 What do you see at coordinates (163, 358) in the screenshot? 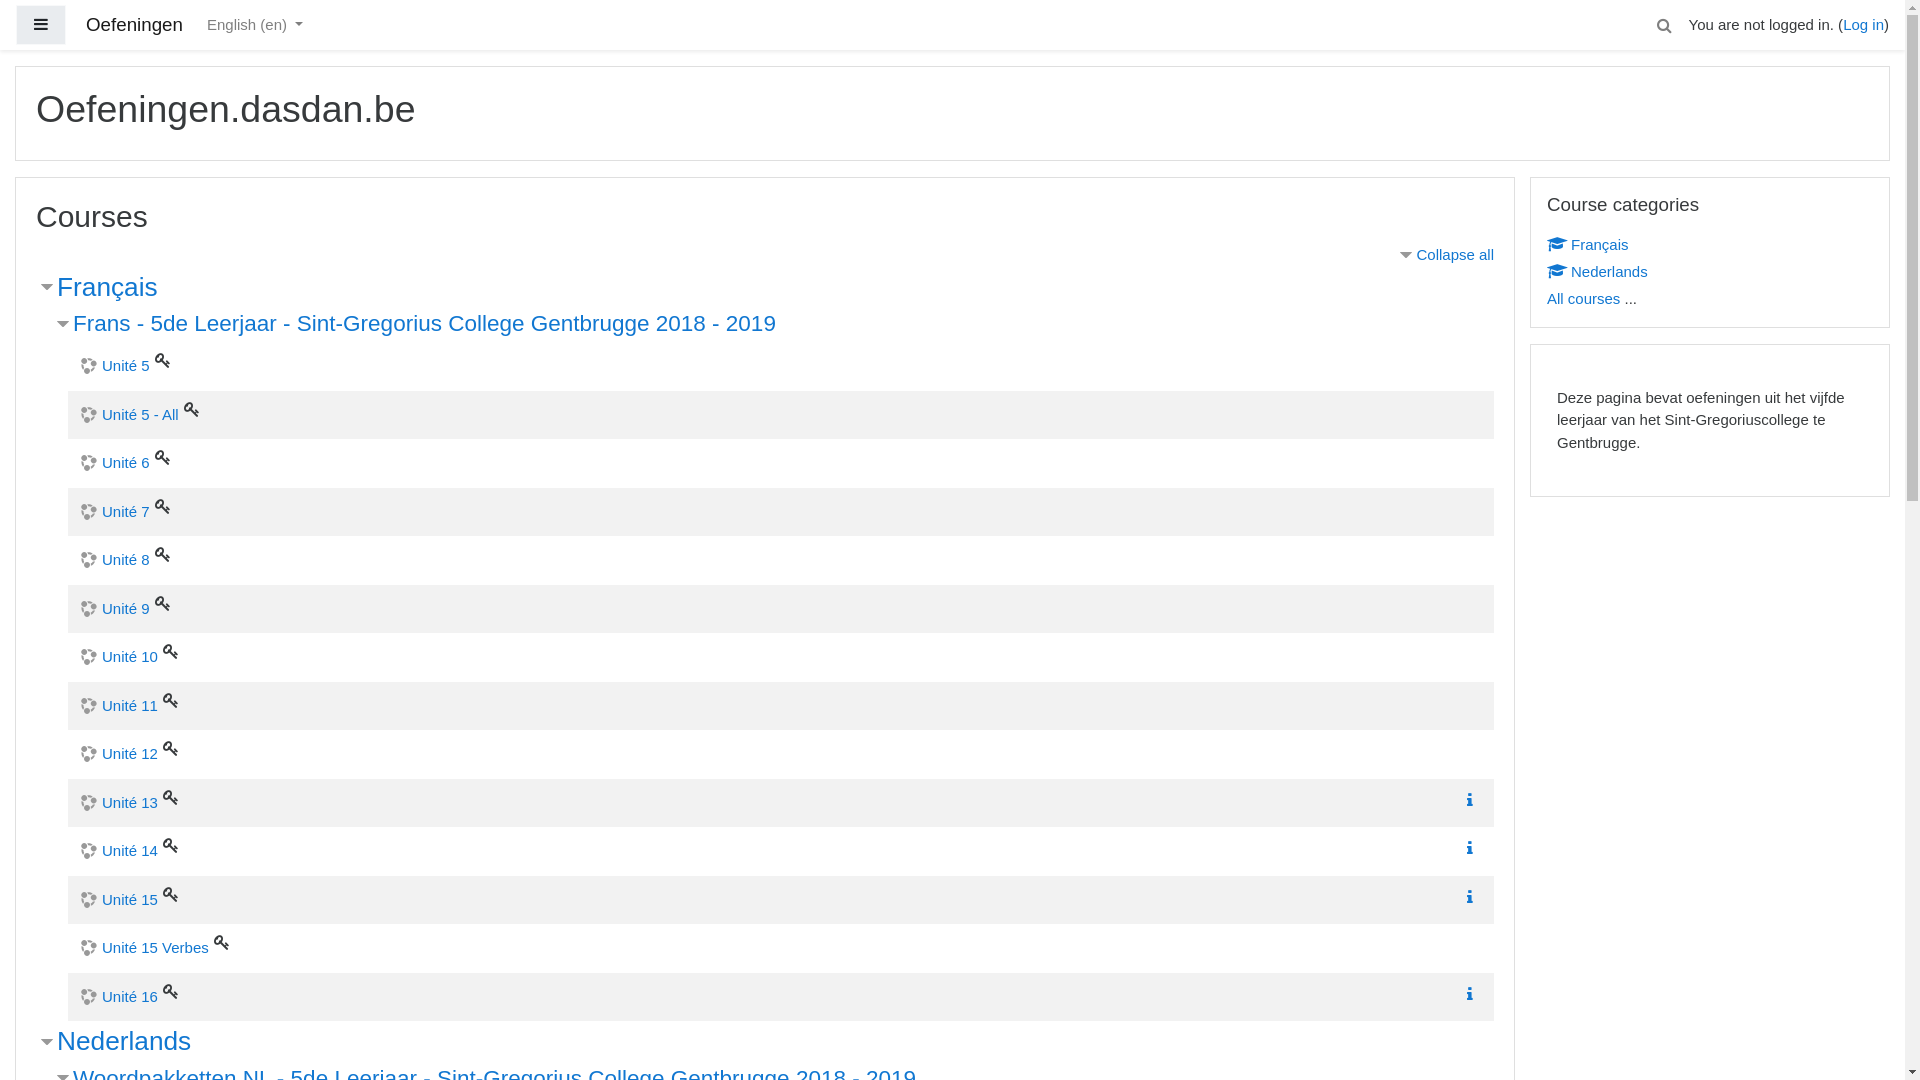
I see `'Self enrolment'` at bounding box center [163, 358].